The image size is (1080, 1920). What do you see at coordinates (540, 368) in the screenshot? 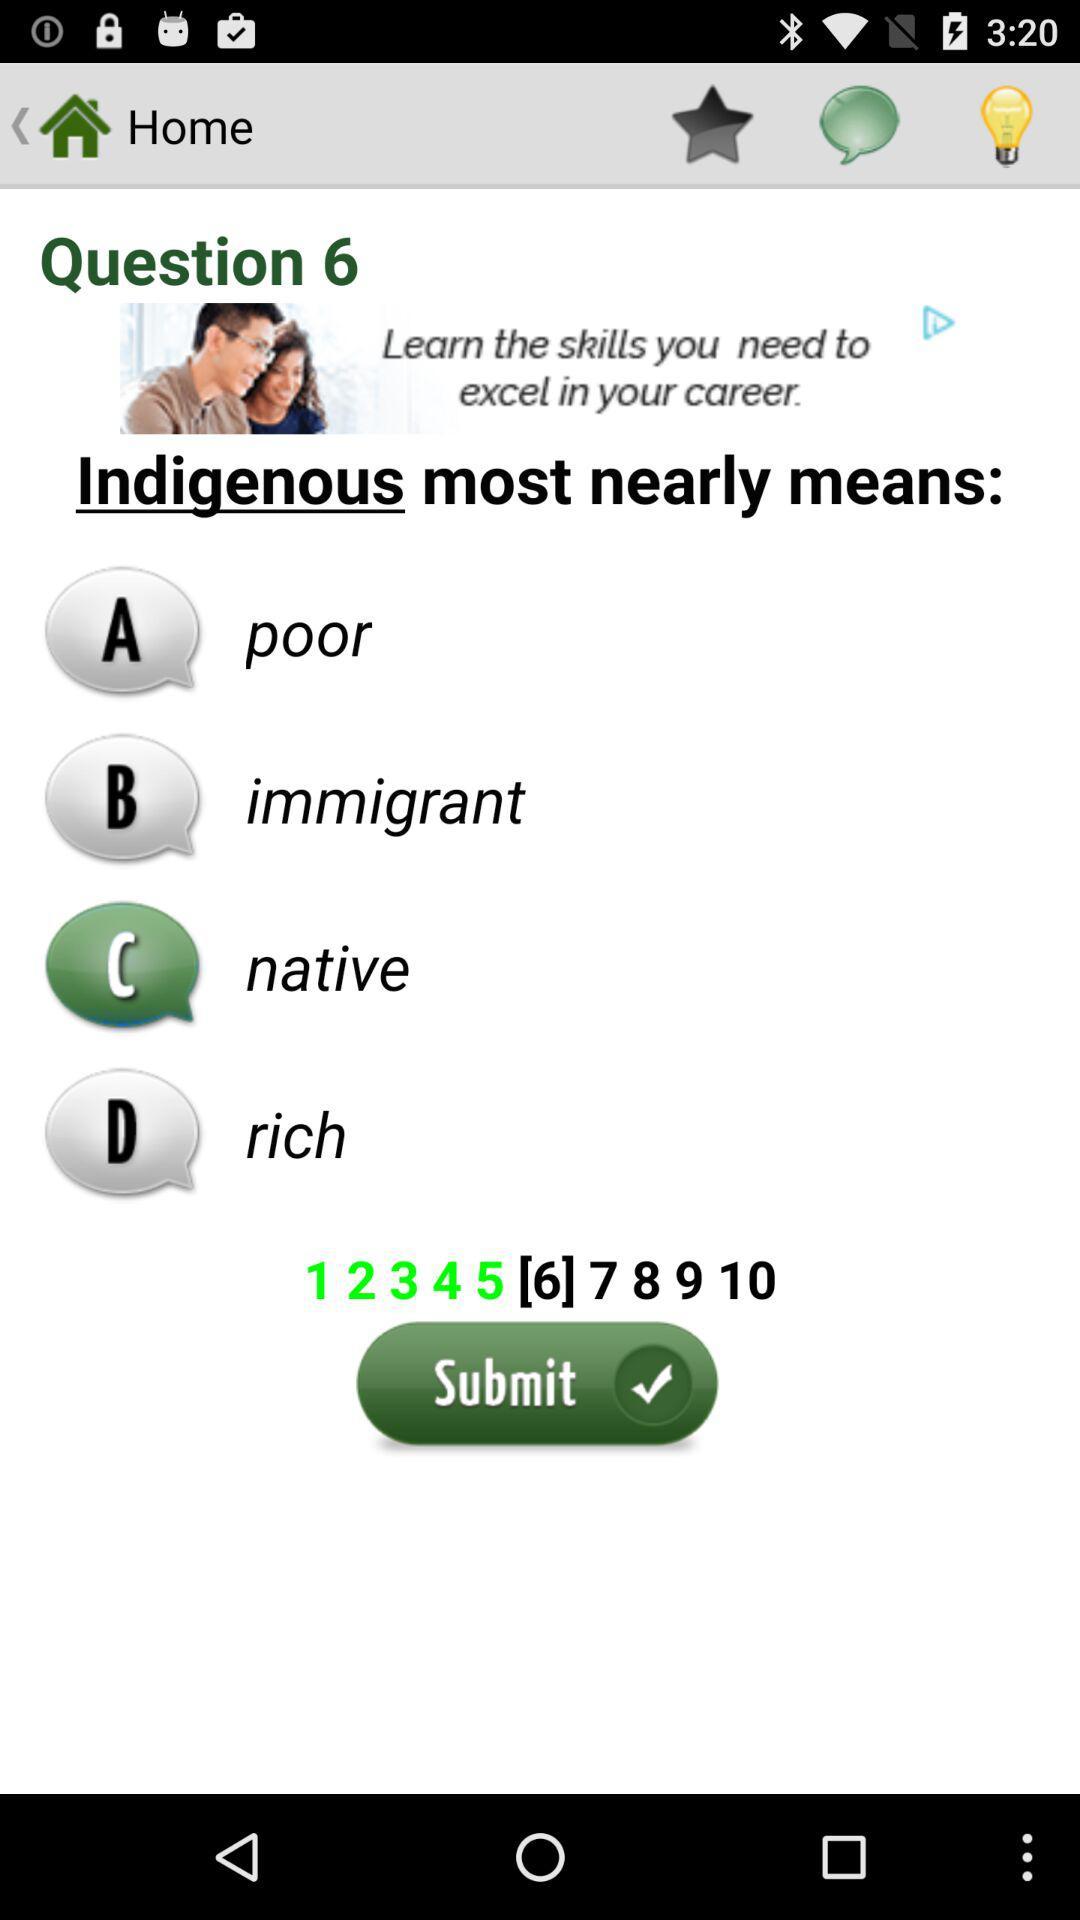
I see `click advertisement` at bounding box center [540, 368].